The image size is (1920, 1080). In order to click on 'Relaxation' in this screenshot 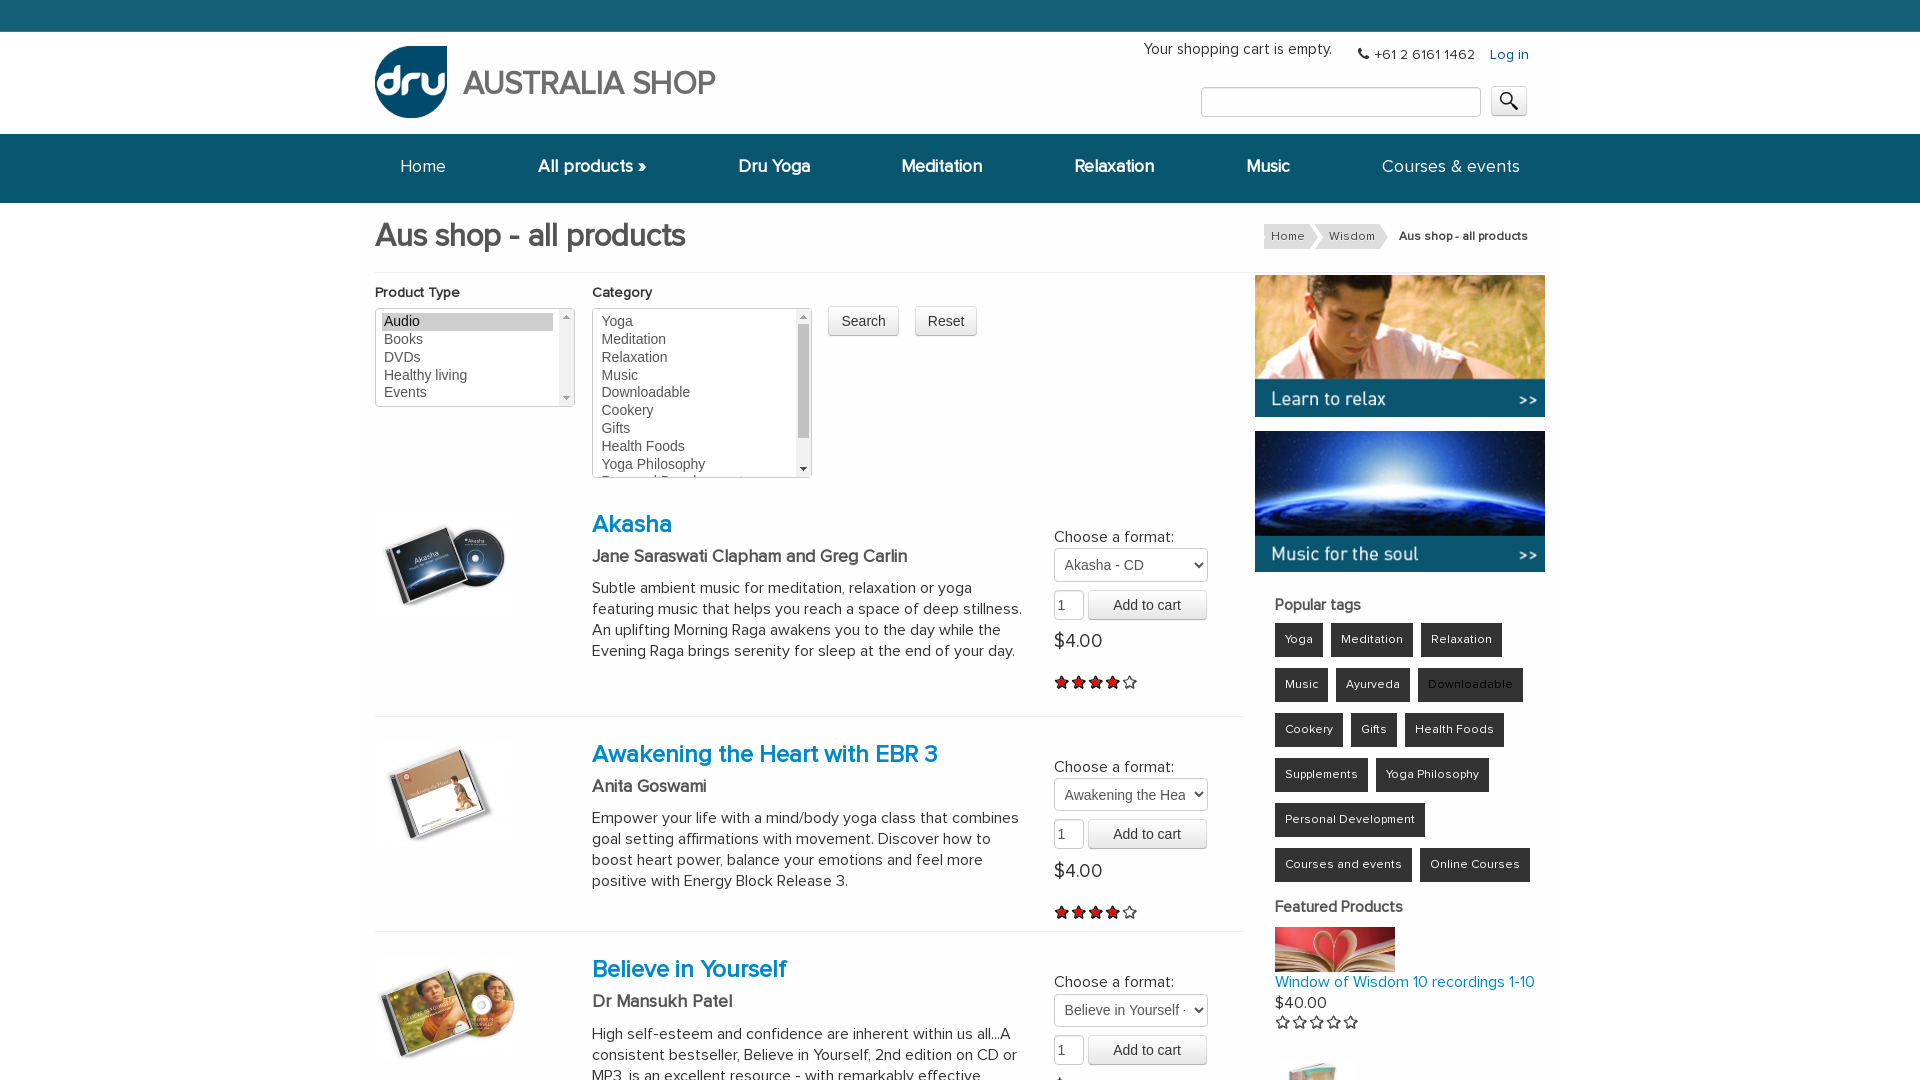, I will do `click(1112, 163)`.